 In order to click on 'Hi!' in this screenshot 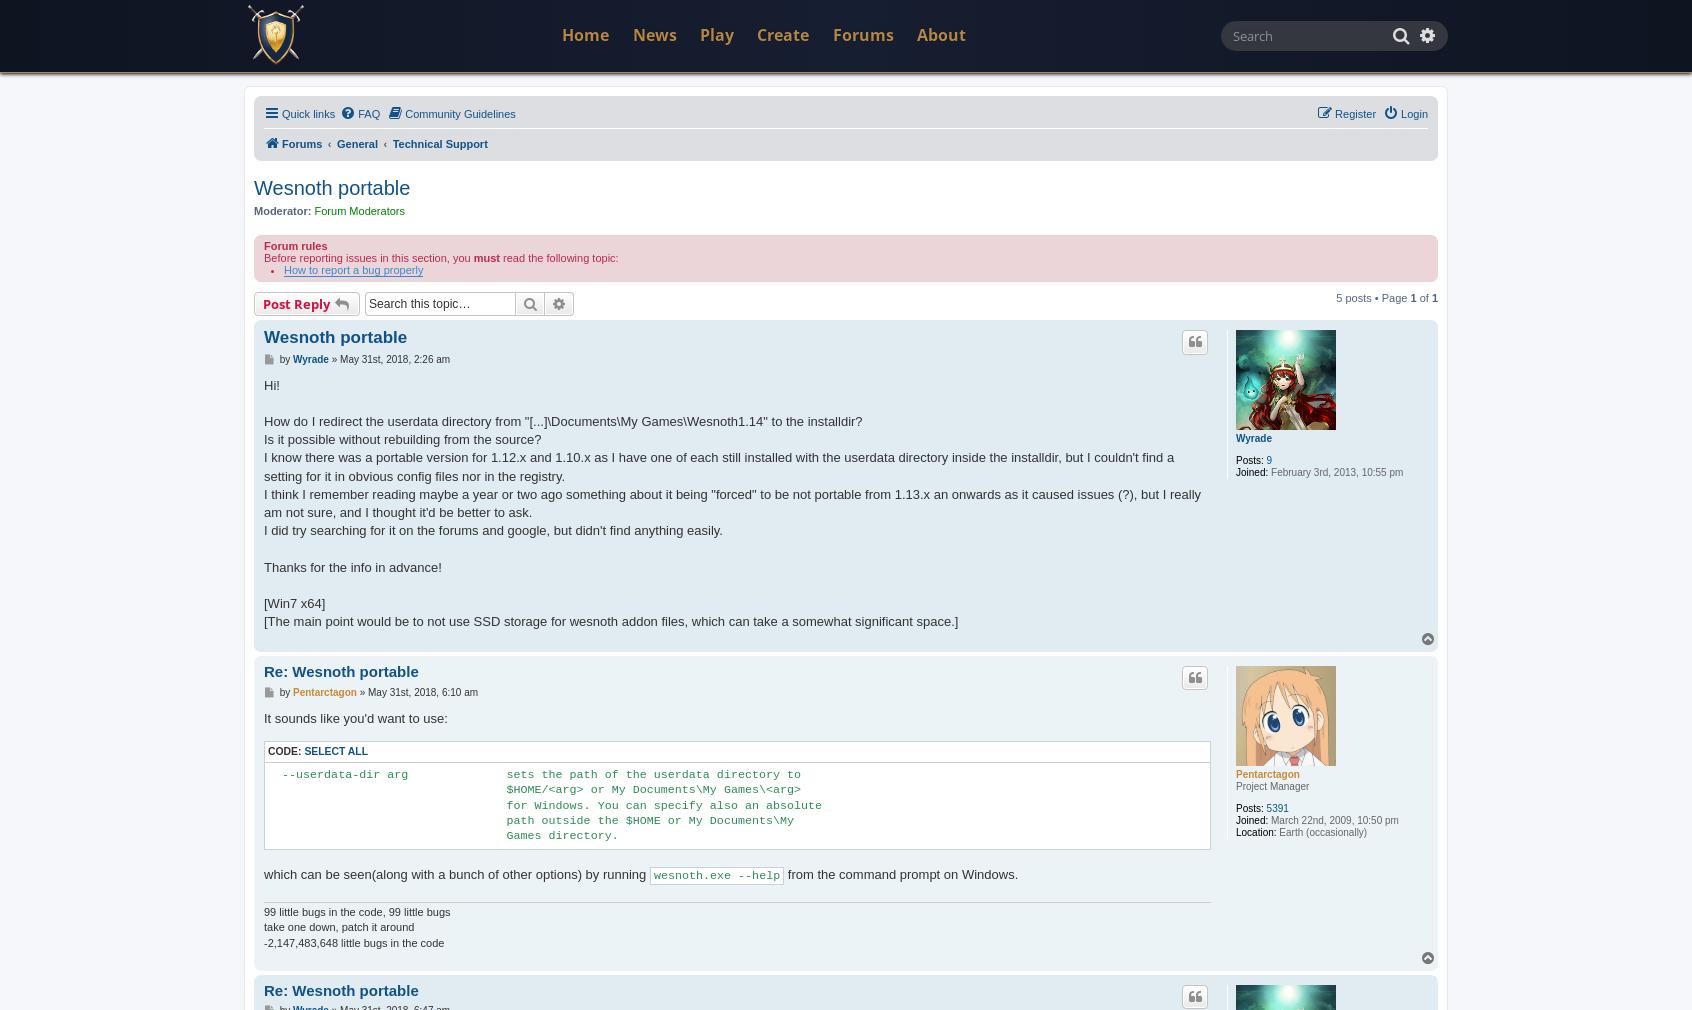, I will do `click(263, 384)`.